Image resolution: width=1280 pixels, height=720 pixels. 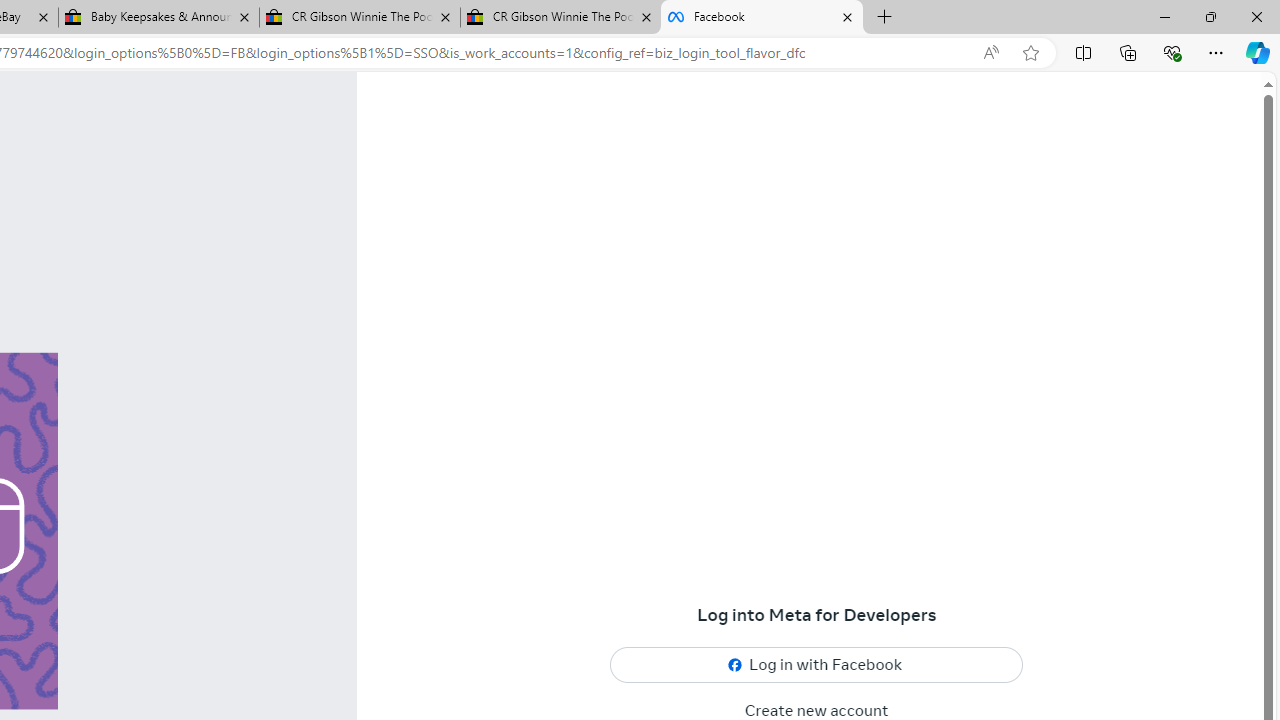 What do you see at coordinates (817, 665) in the screenshot?
I see `'Log in with Facebook'` at bounding box center [817, 665].